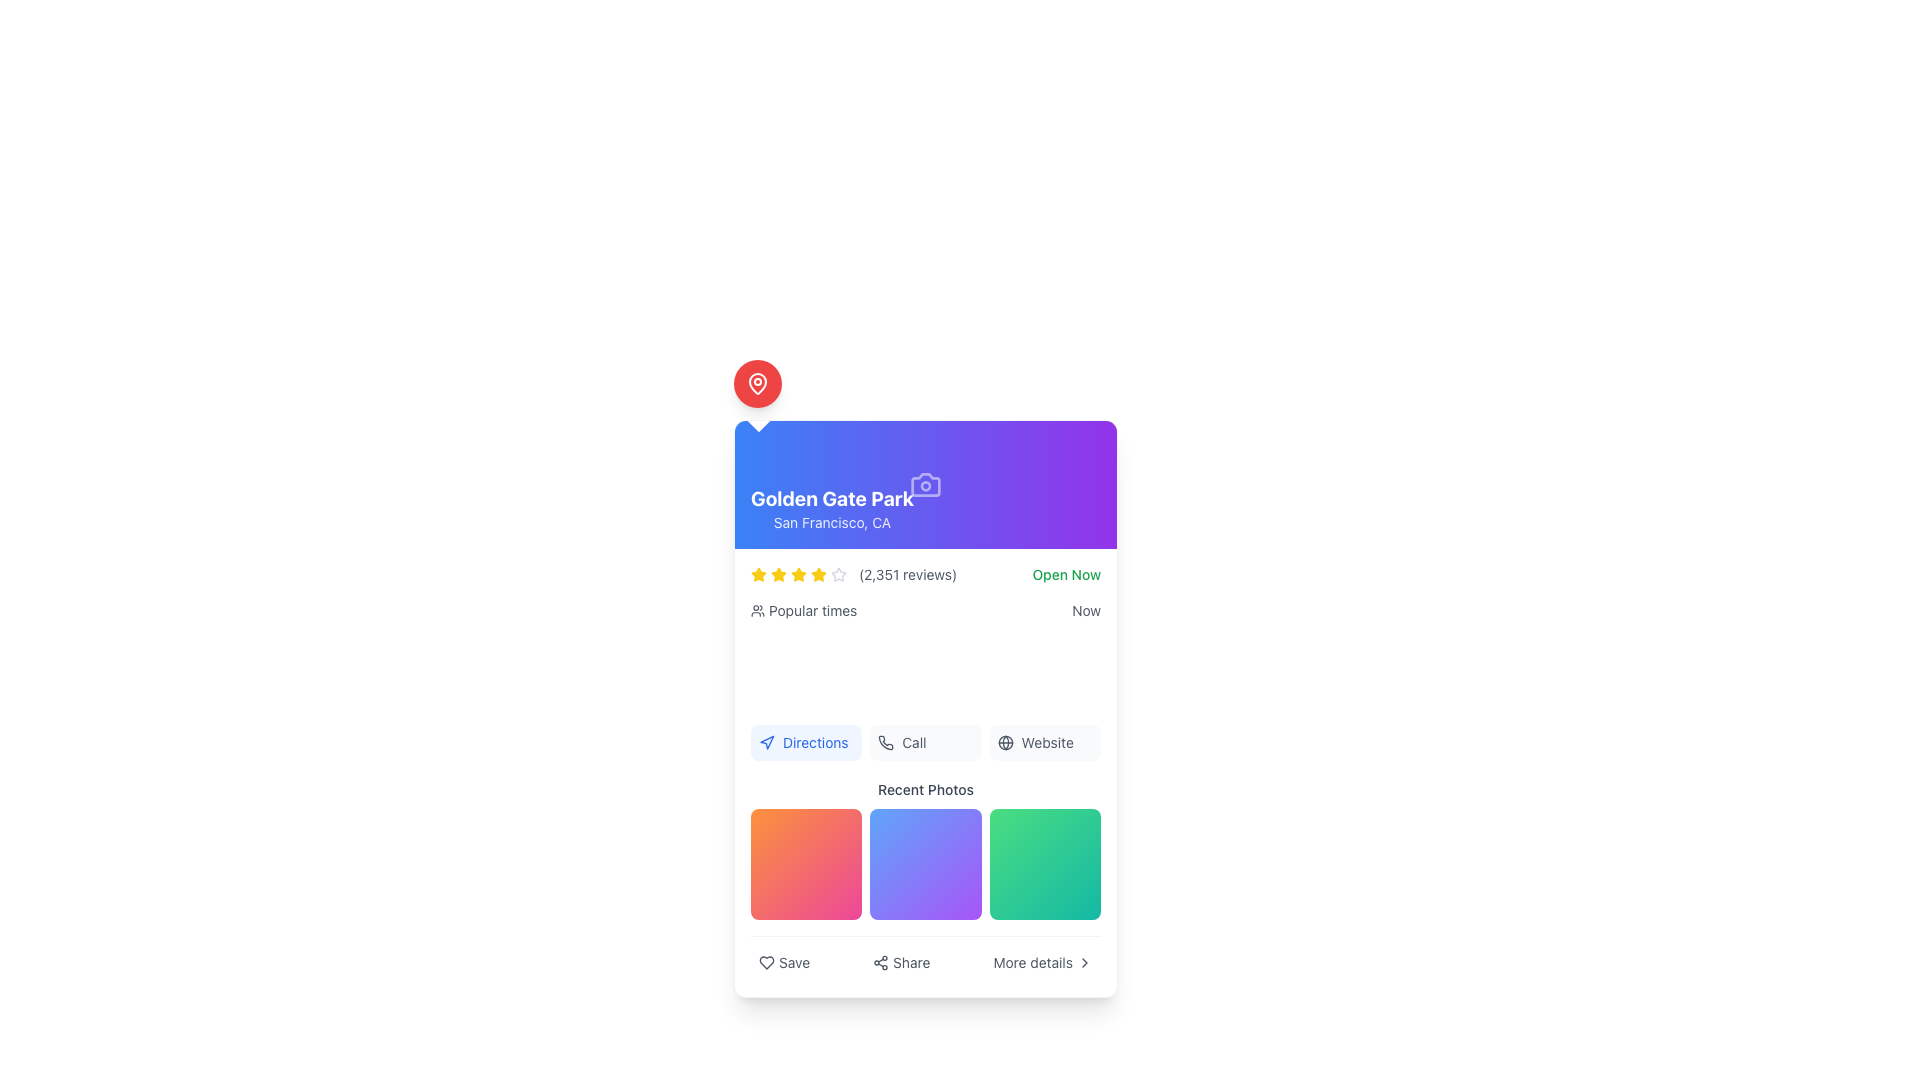  I want to click on the fifth star icon in the 5-star rating system located above the text '(2,351 reviews)', so click(797, 574).